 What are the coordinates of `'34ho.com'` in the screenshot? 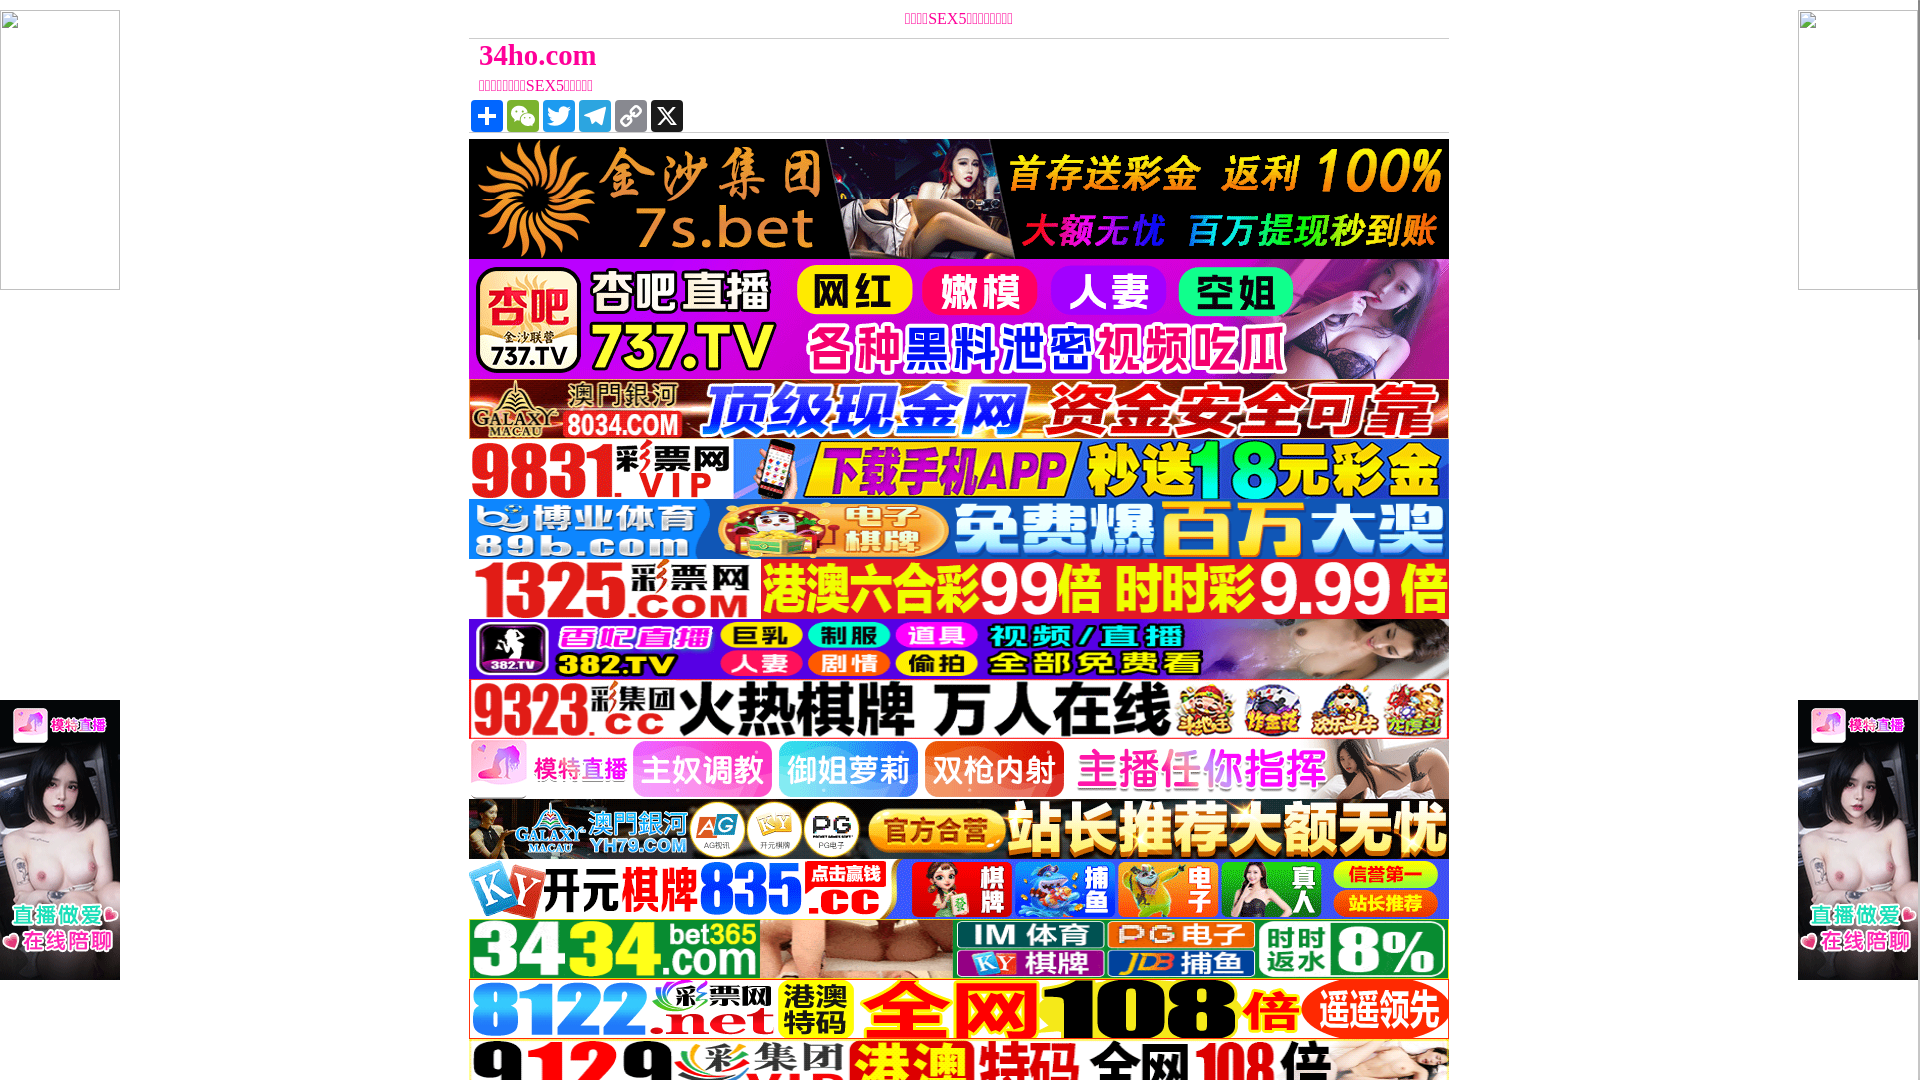 It's located at (836, 54).